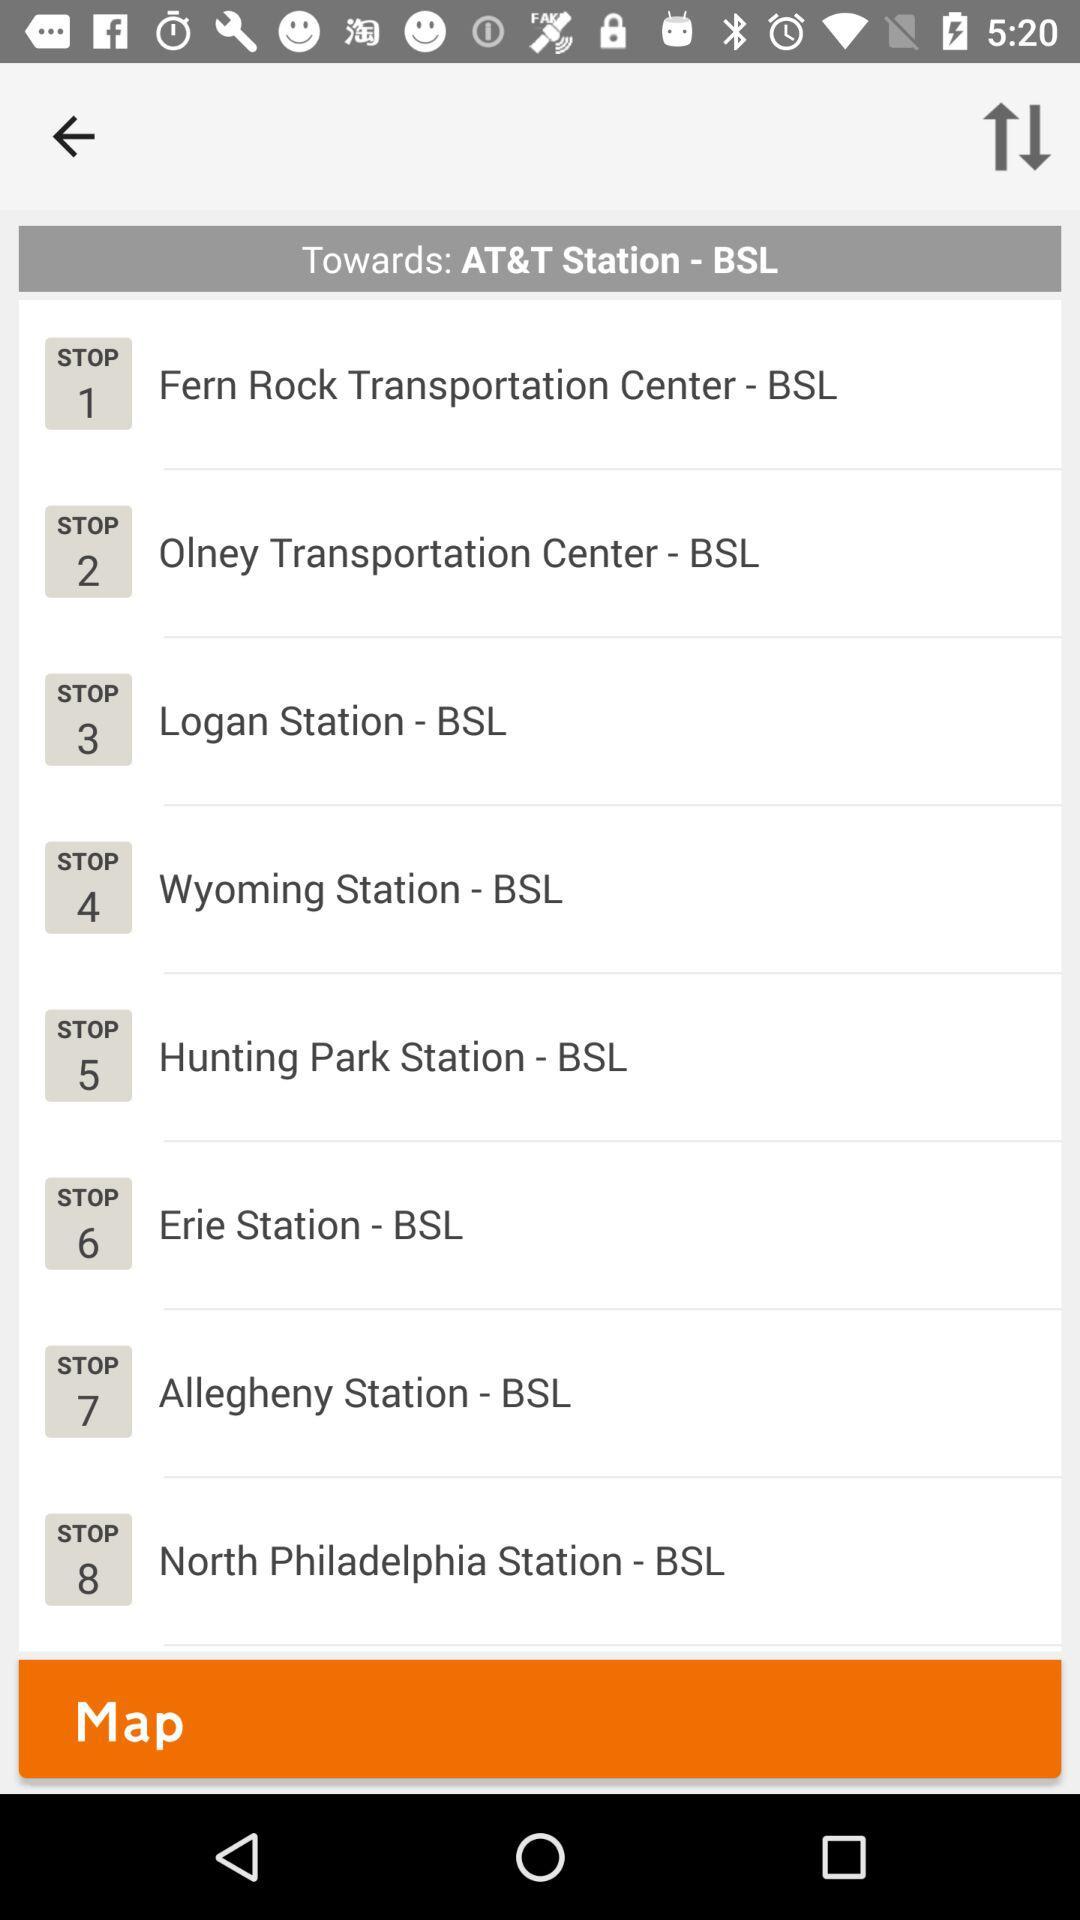 The image size is (1080, 1920). I want to click on the fern rock transportation icon, so click(496, 383).